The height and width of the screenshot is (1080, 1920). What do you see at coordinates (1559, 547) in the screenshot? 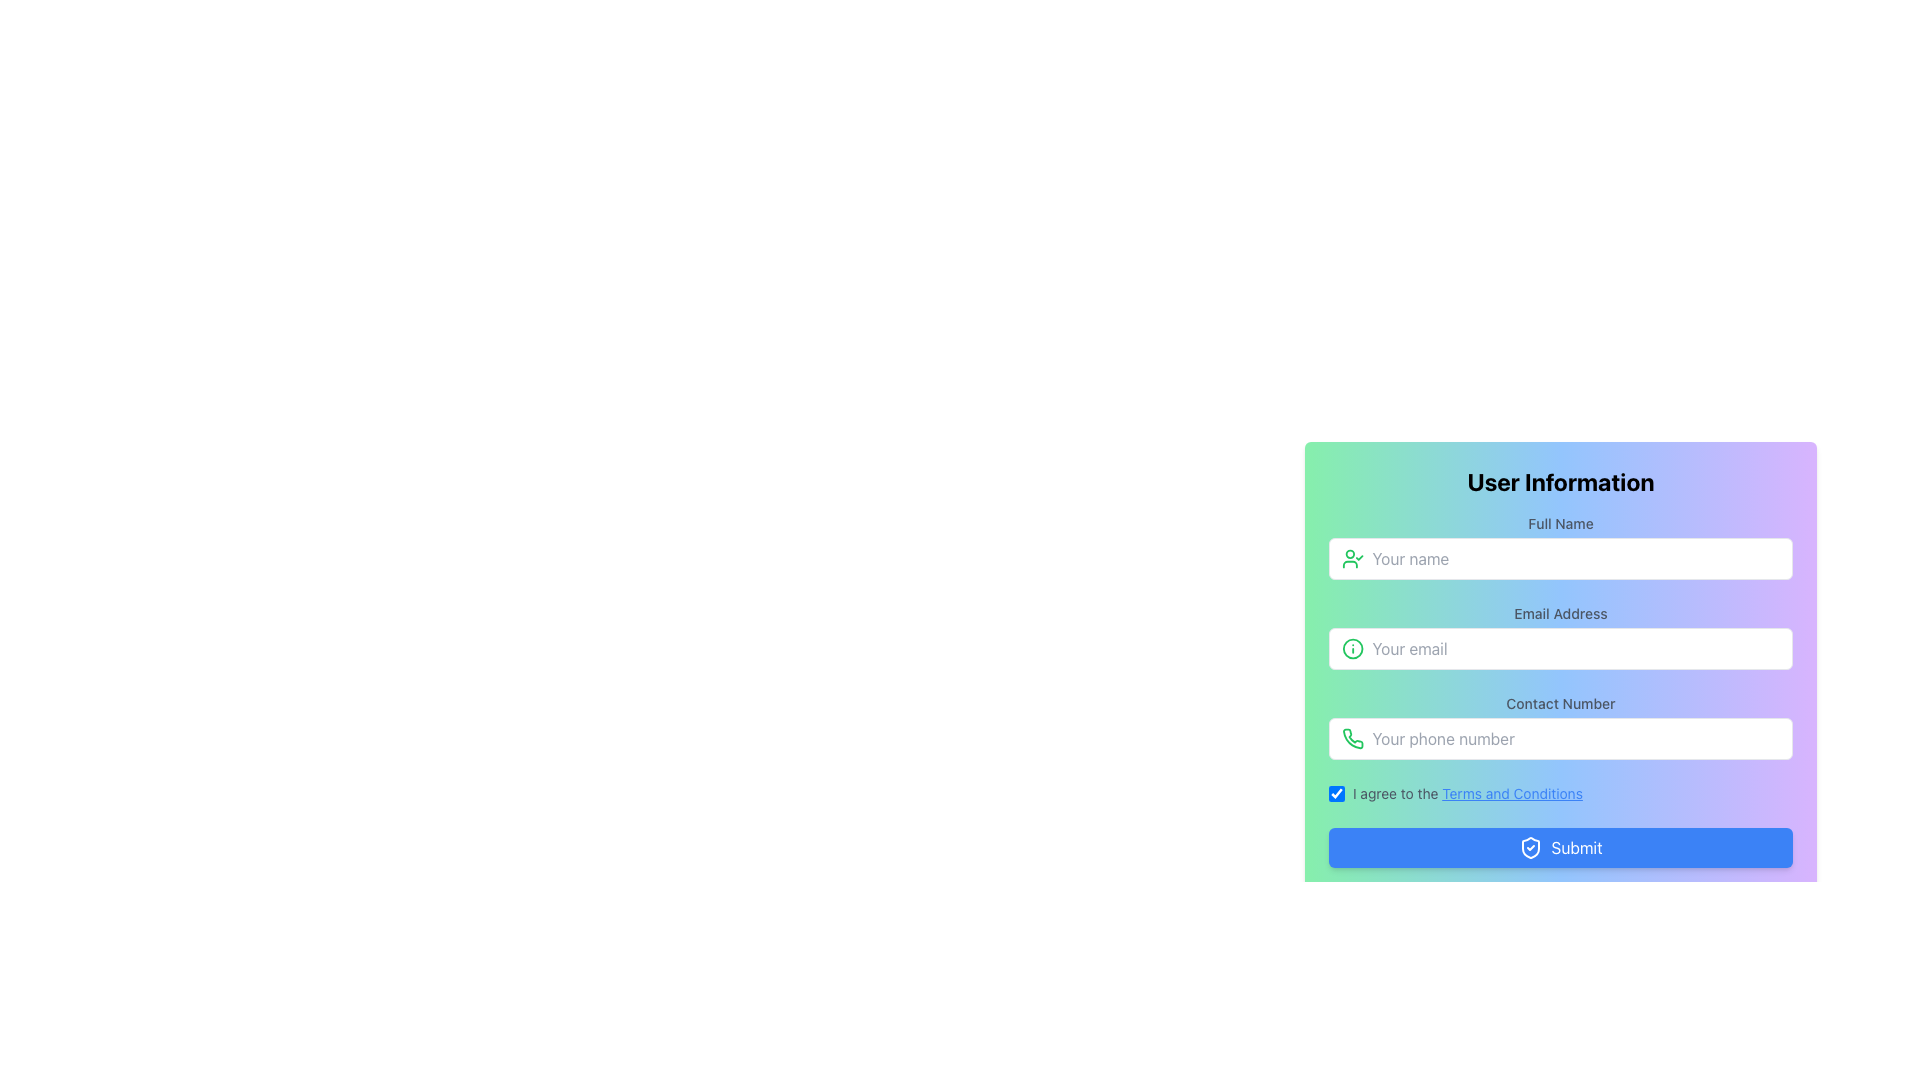
I see `the 'Full Name' text input field to focus on it, which is the first field in the 'User Information' form, labeled with 'Full Name' and has a placeholder 'Your name'` at bounding box center [1559, 547].